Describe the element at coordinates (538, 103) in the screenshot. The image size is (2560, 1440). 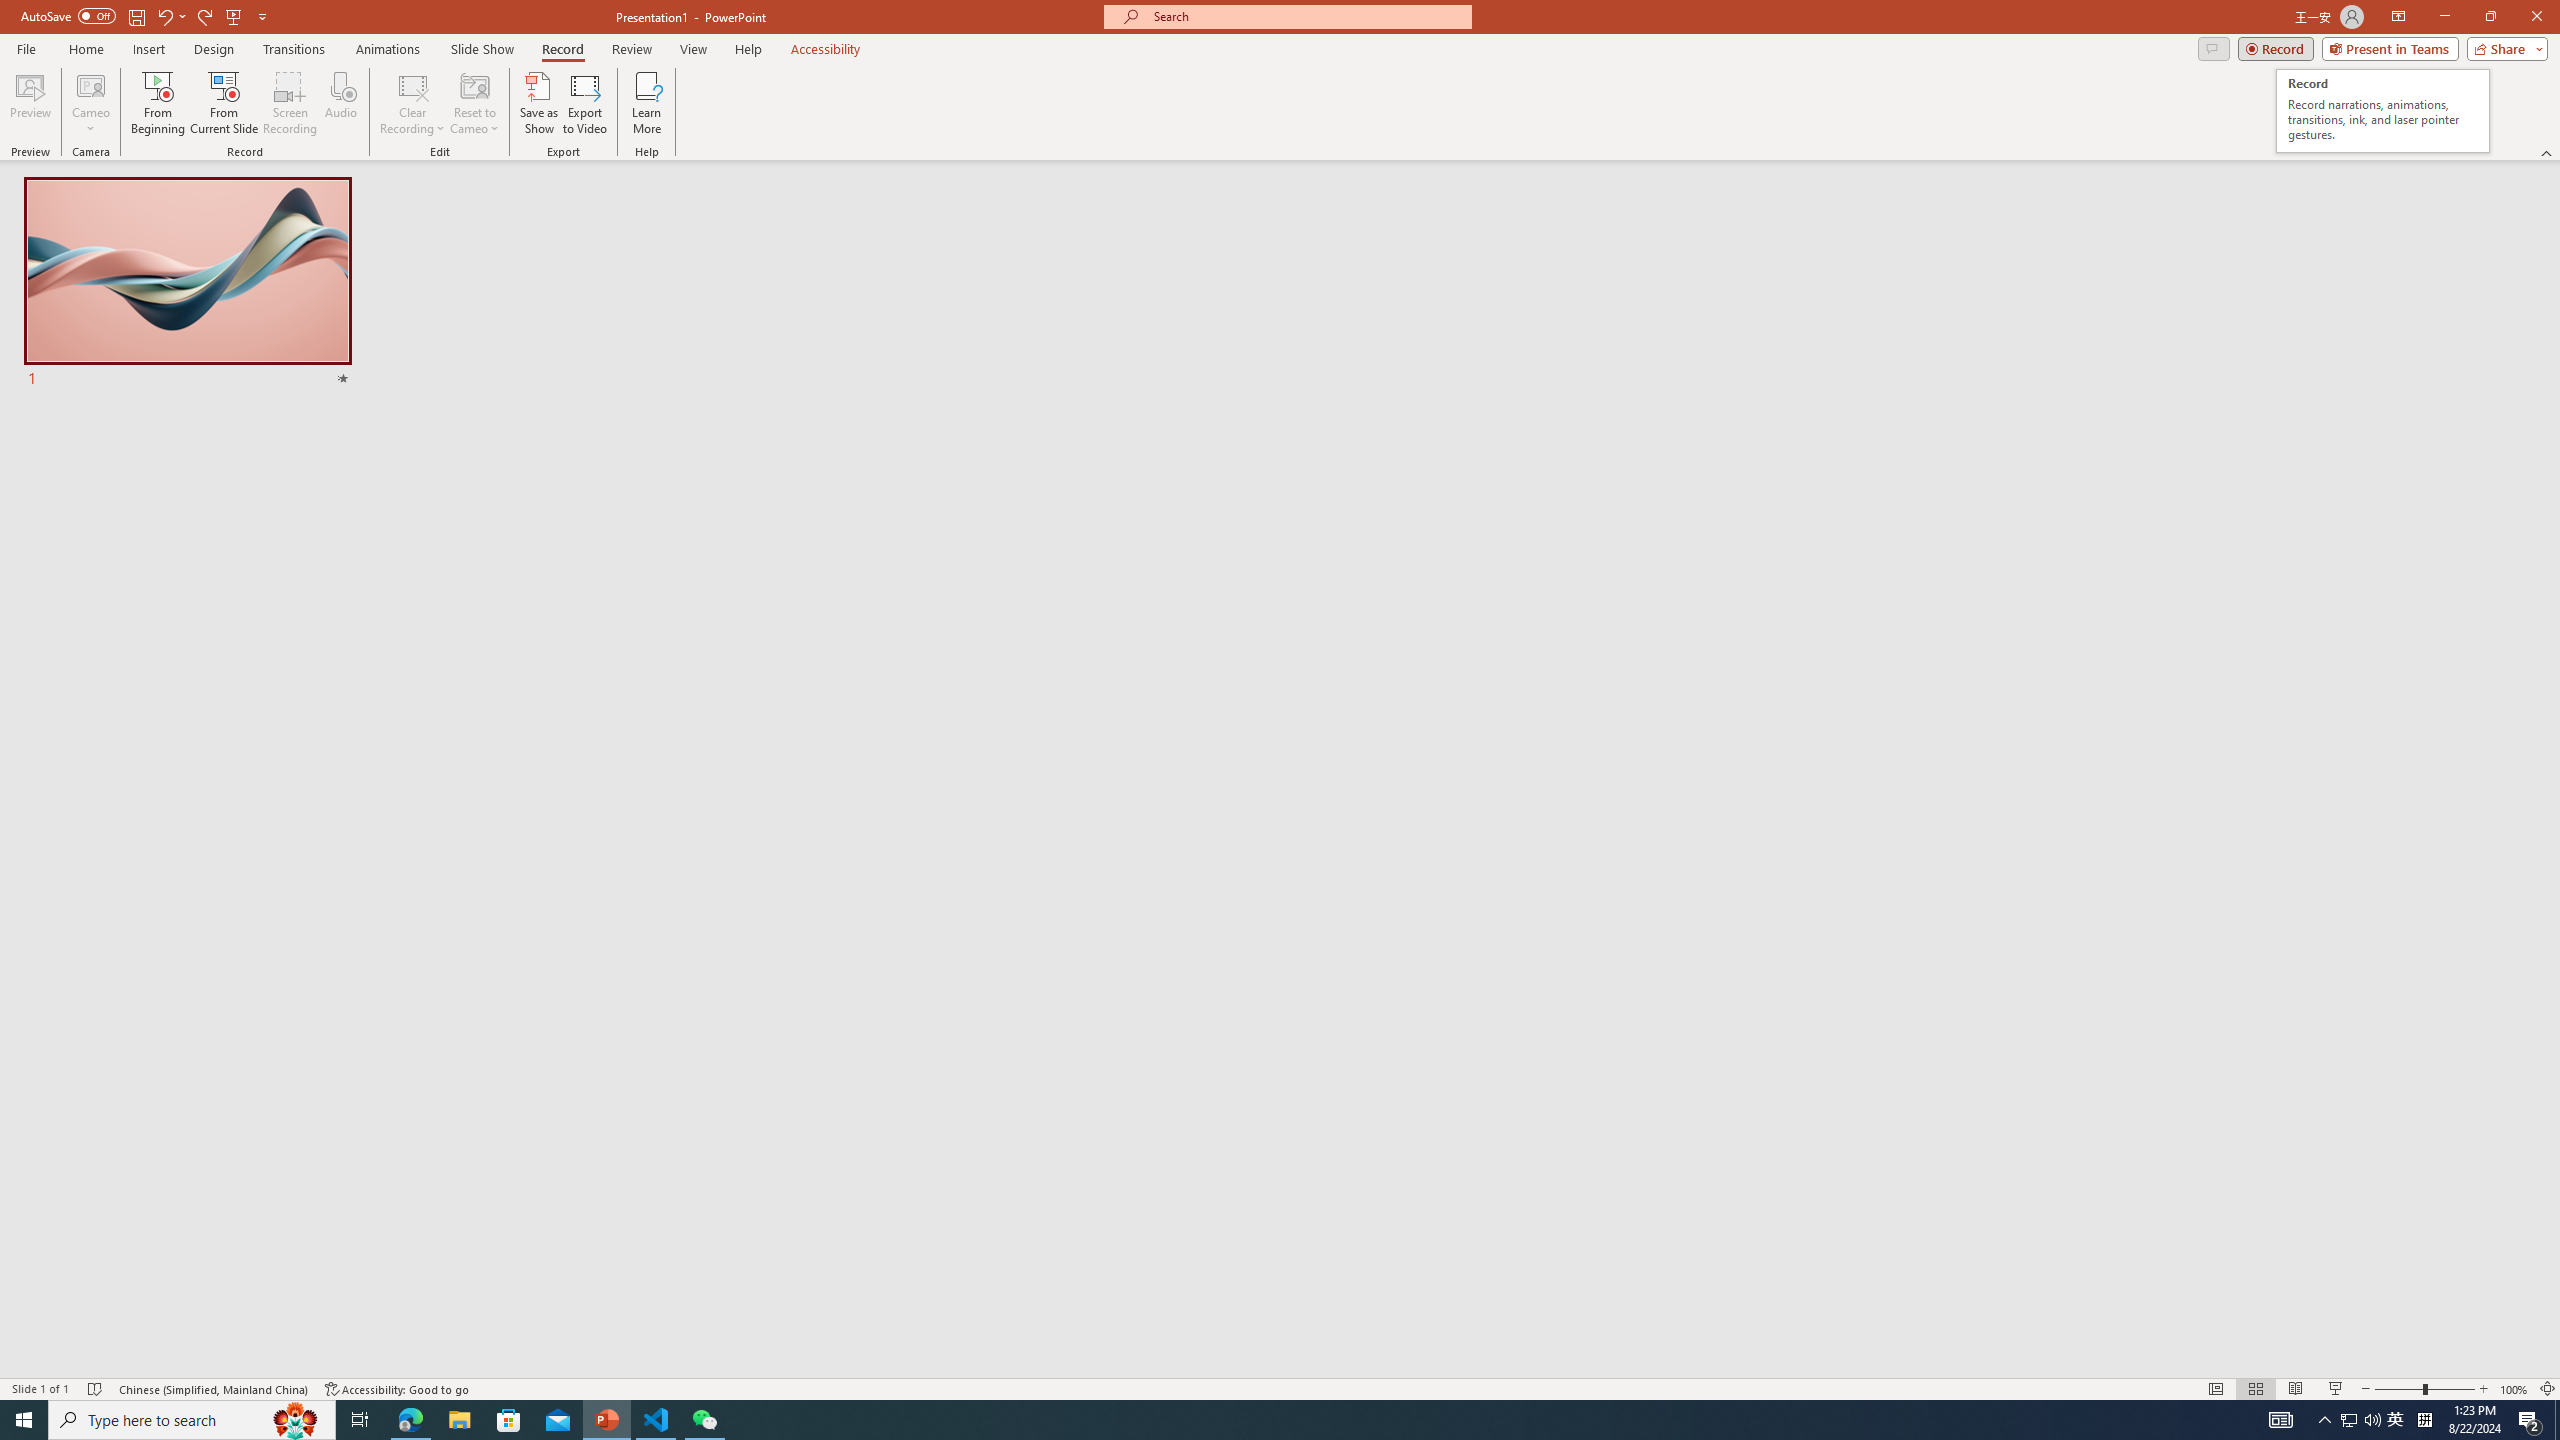
I see `'Save as Show'` at that location.